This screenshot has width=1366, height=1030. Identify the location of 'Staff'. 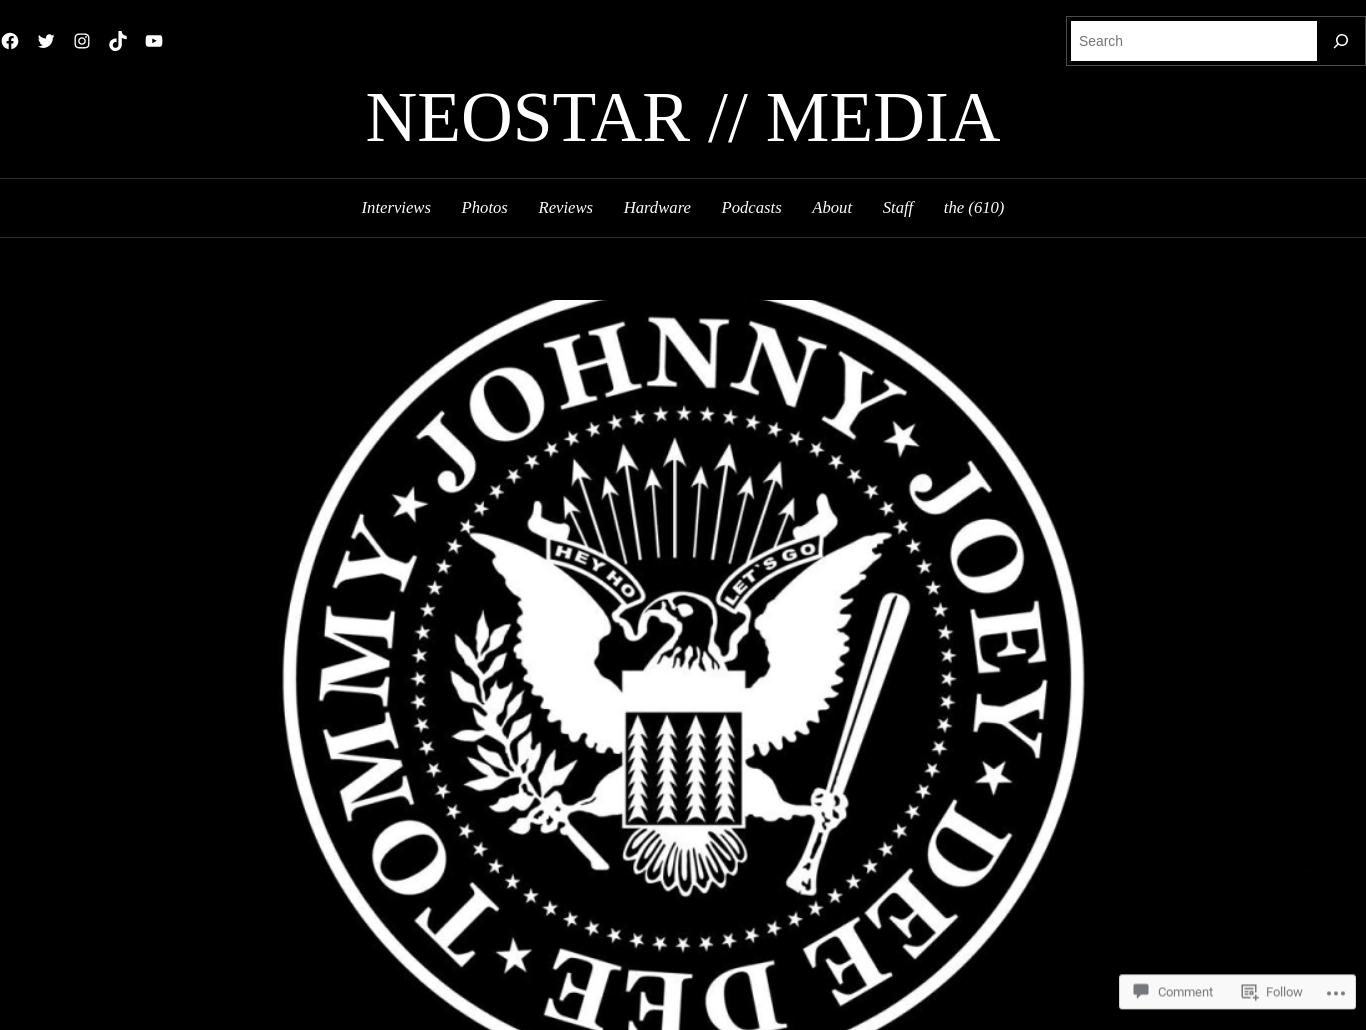
(896, 206).